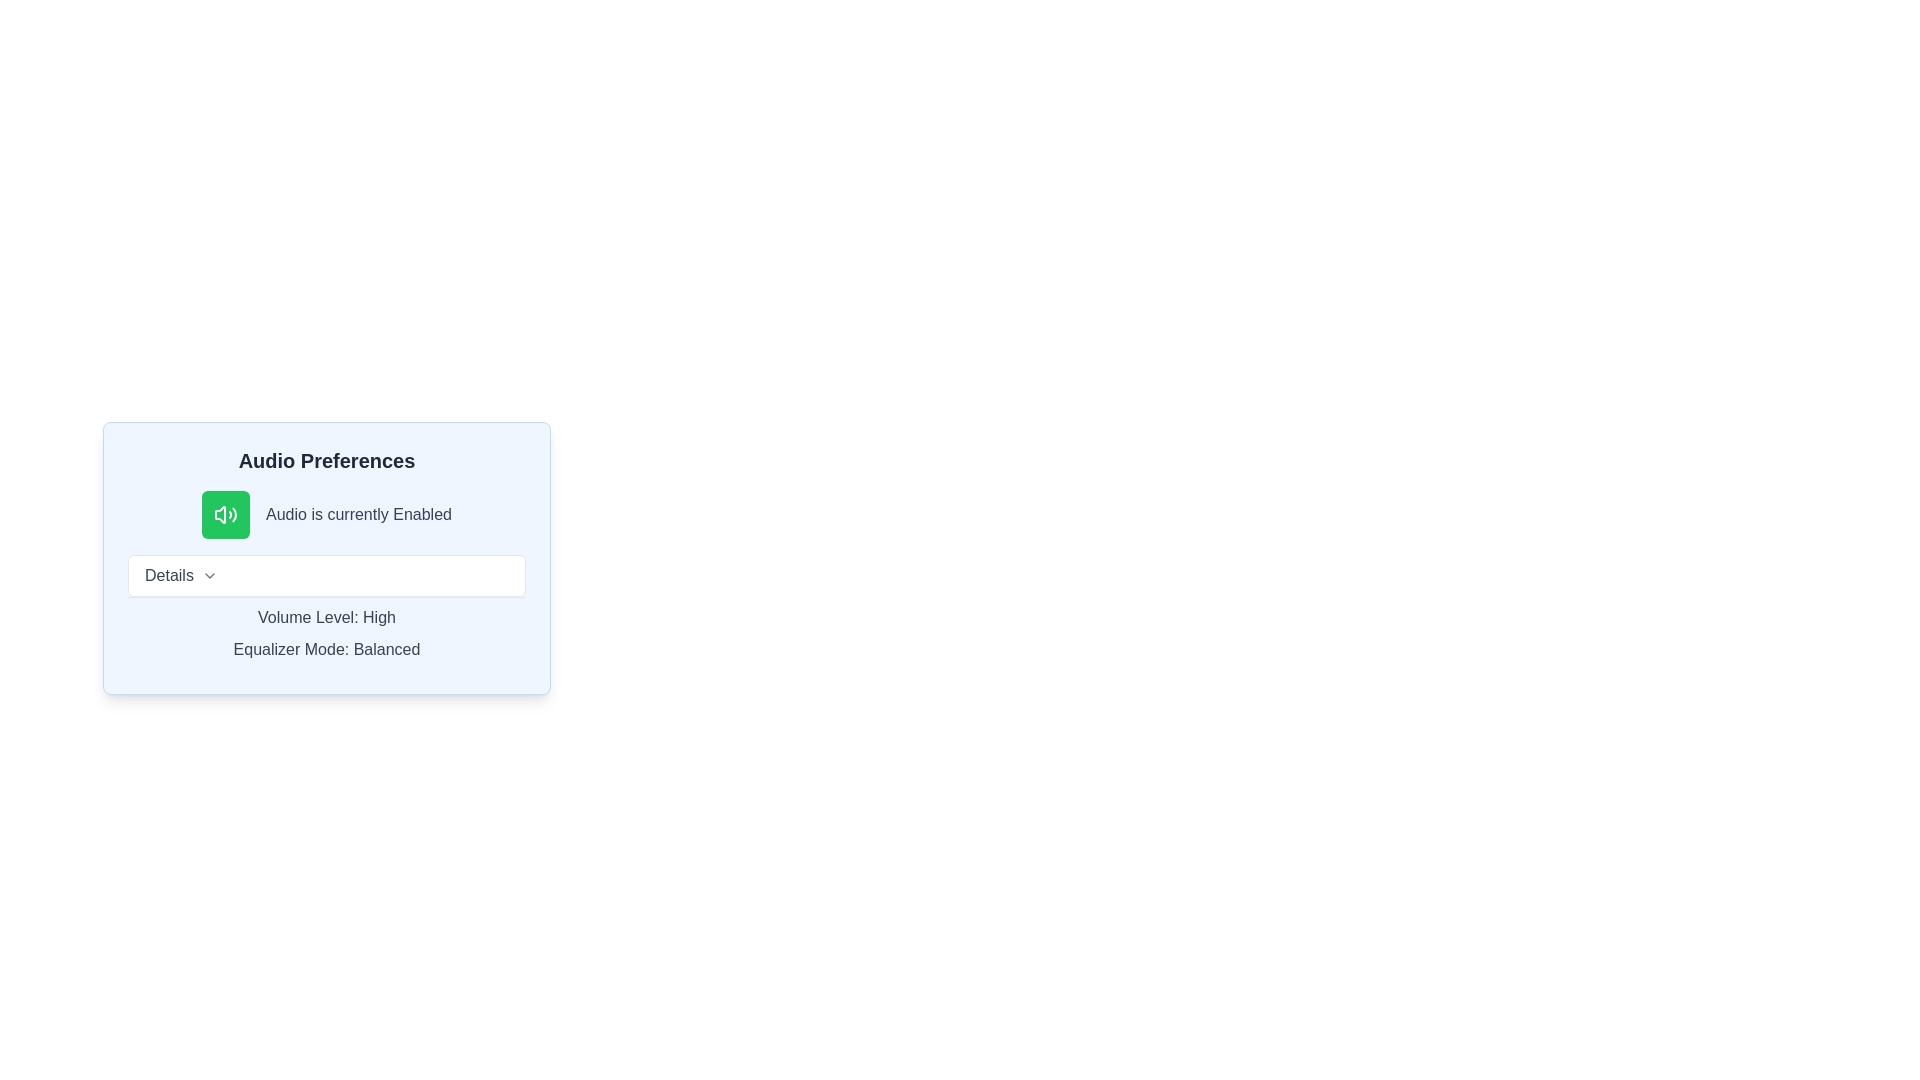  I want to click on non-interactive Text Label that displays the current equalizer mode set to 'Balanced', located below 'Volume Level: High' in the 'Audio Preferences' card, so click(326, 650).